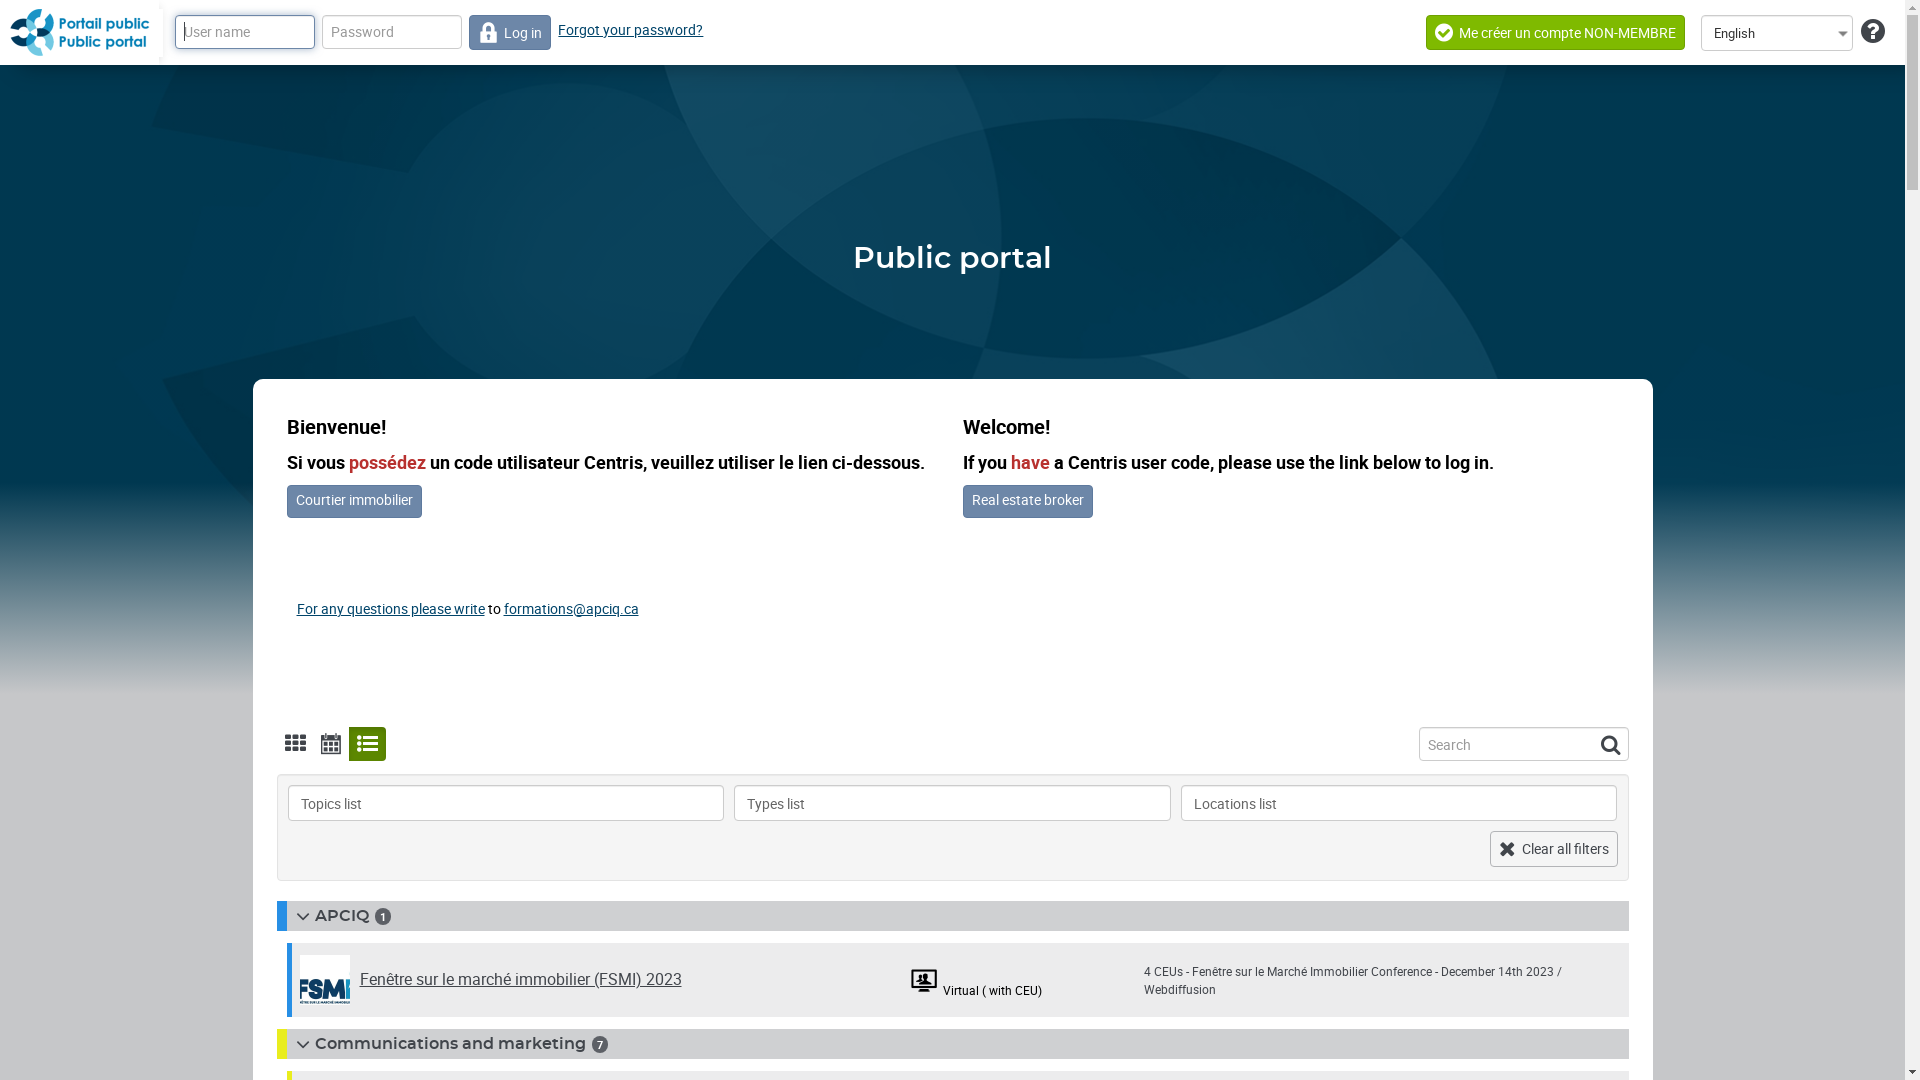  Describe the element at coordinates (389, 607) in the screenshot. I see `'For any questions please write'` at that location.